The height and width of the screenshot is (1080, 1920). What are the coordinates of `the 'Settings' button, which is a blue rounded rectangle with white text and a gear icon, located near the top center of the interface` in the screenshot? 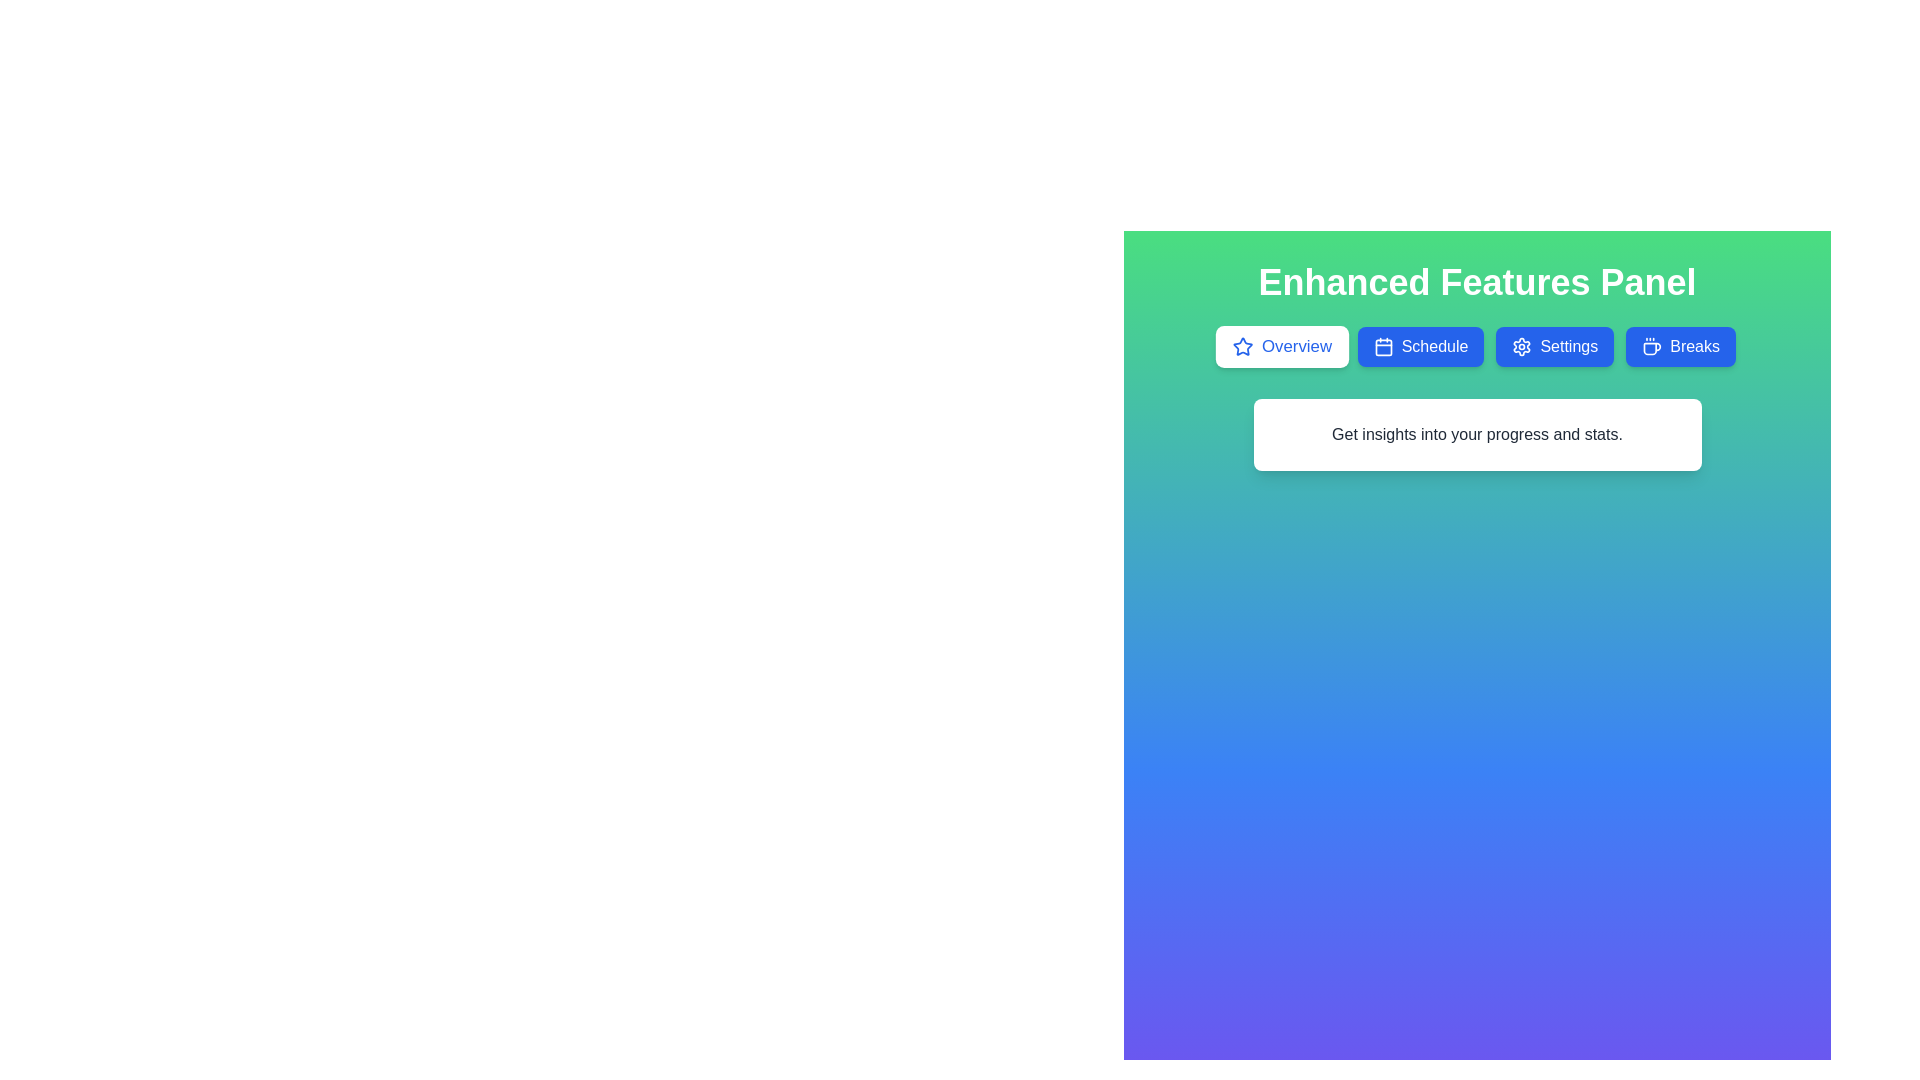 It's located at (1554, 346).